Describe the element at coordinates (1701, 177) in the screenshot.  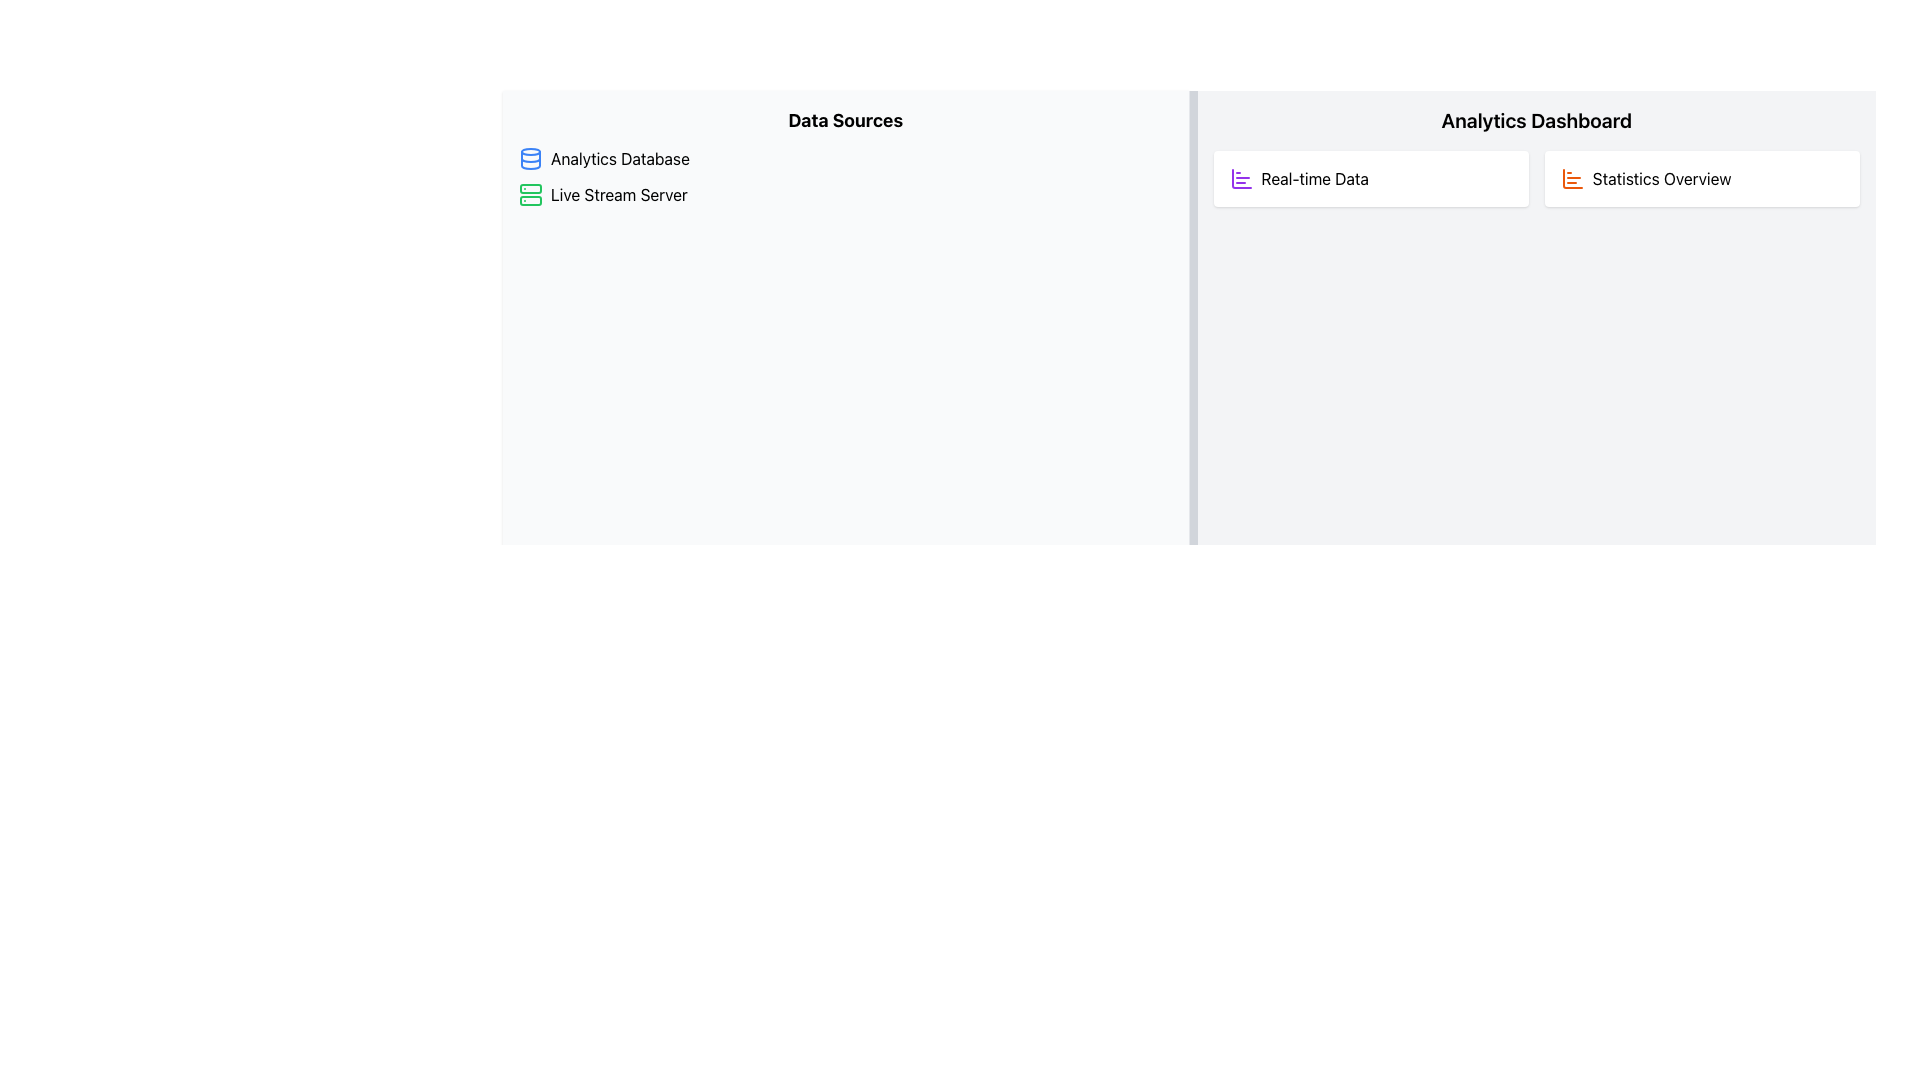
I see `the 'Statistics Overview' informative display, which features a white background, rounded corners, and an orange bar chart icon on the left, located in the 'Analytics Dashboard' section` at that location.